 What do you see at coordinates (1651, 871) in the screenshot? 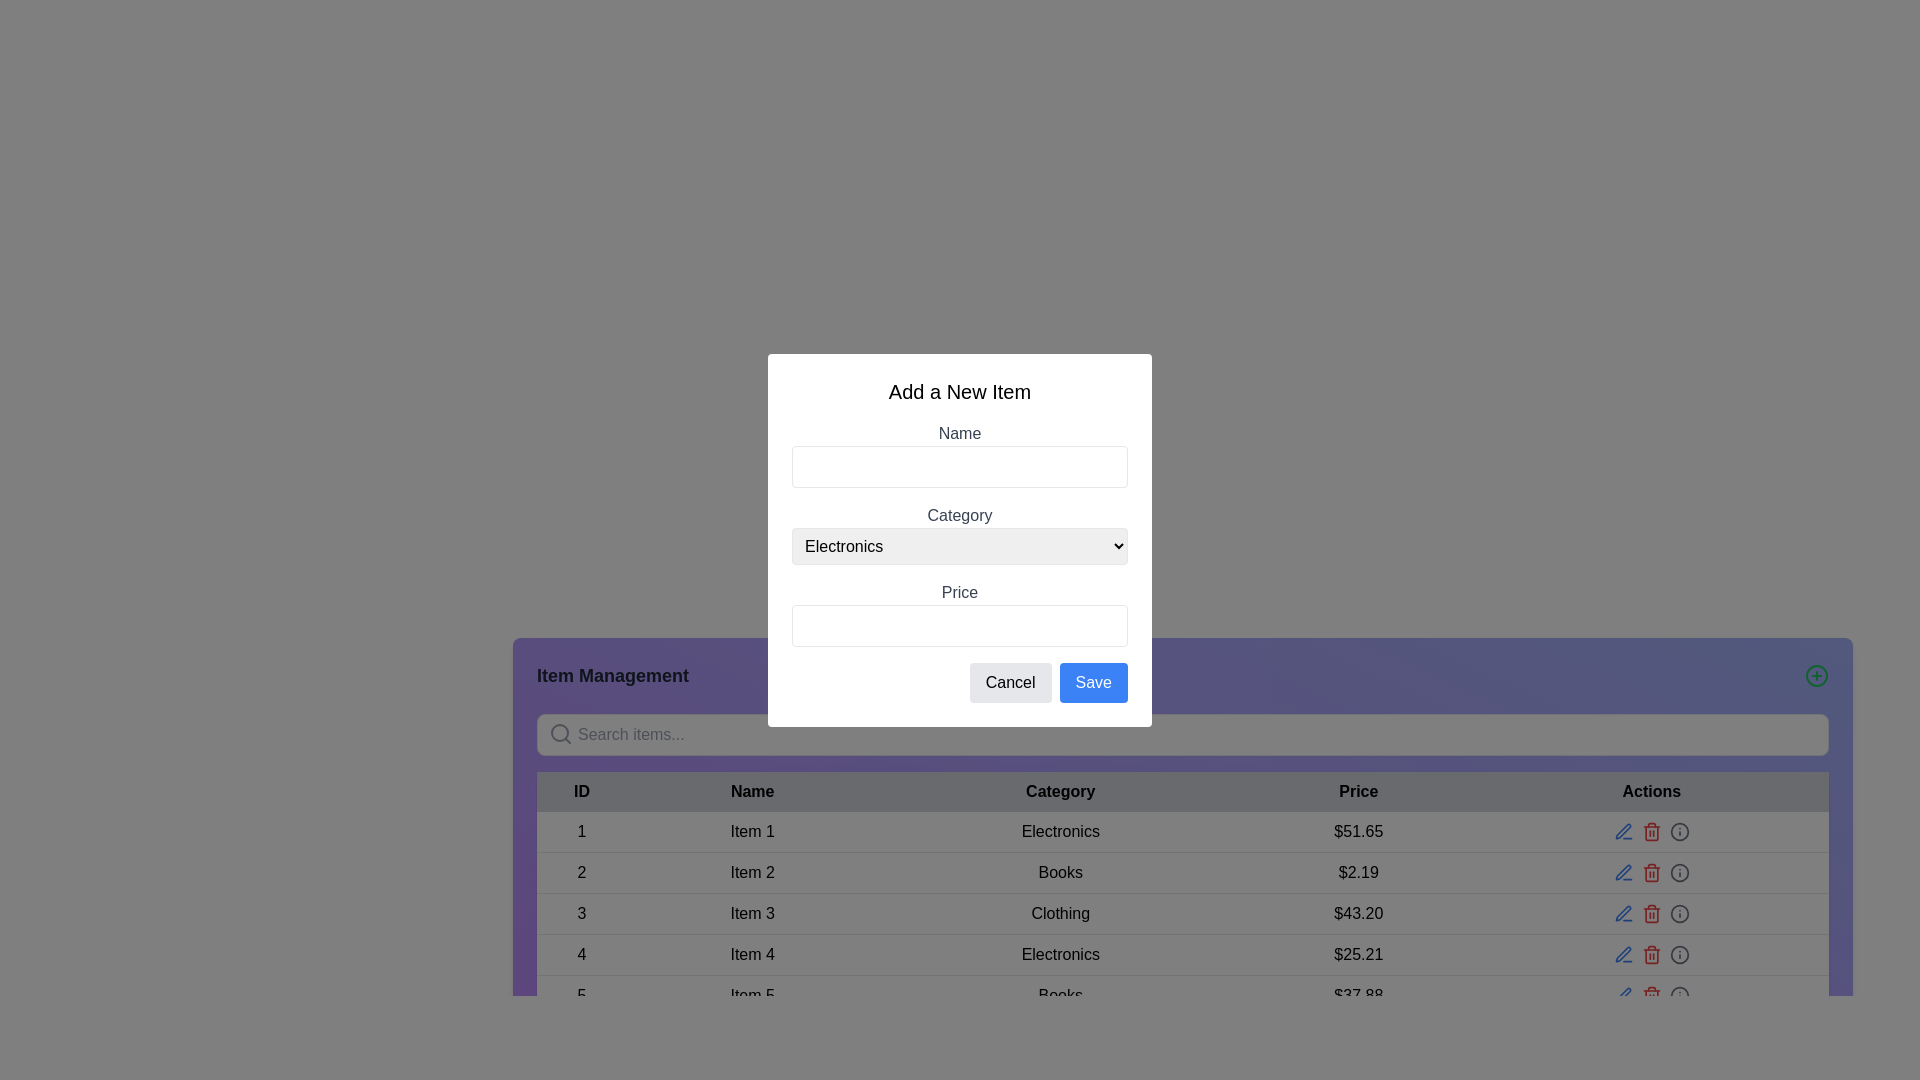
I see `the trash bin icon button located in the 'Actions' column of the second row in the table, which is styled in red and indicates a delete action` at bounding box center [1651, 871].